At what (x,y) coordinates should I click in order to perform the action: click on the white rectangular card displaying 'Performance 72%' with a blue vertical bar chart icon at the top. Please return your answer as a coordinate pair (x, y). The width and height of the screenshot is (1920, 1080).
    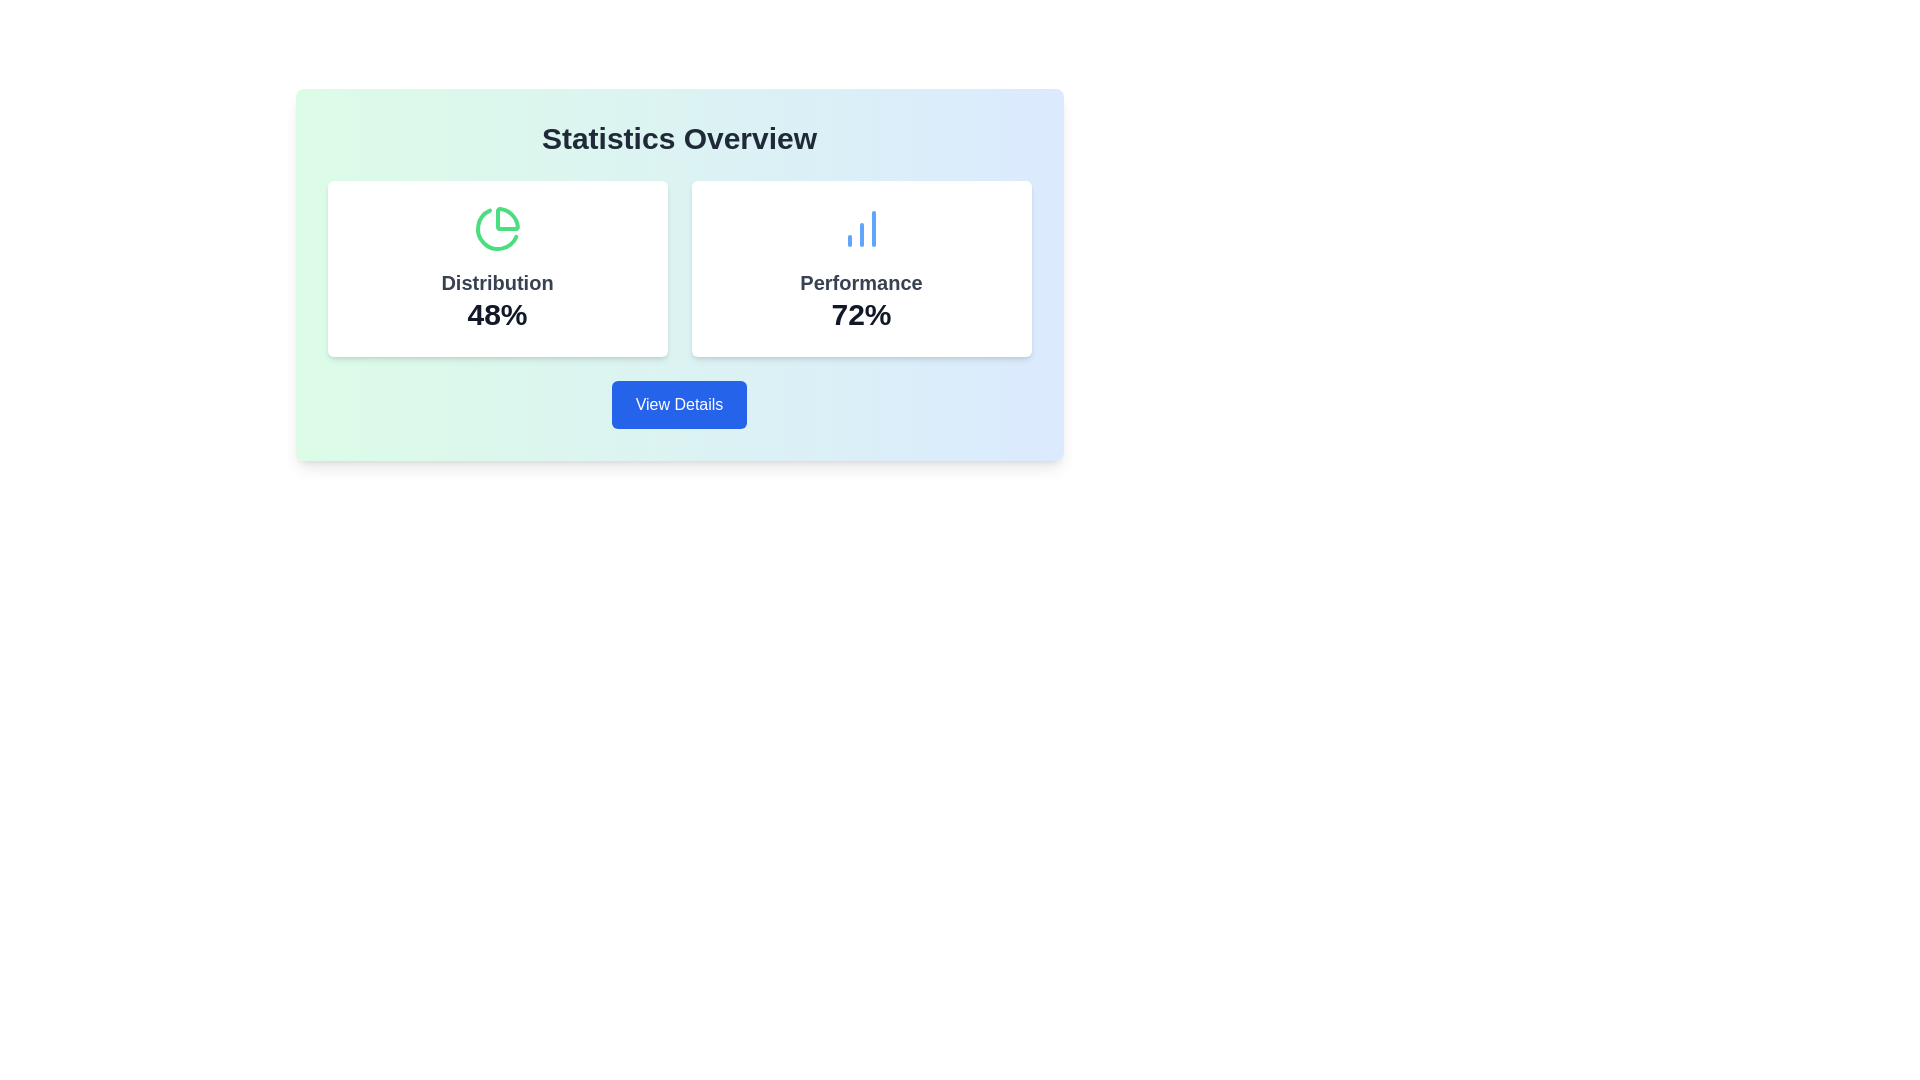
    Looking at the image, I should click on (861, 268).